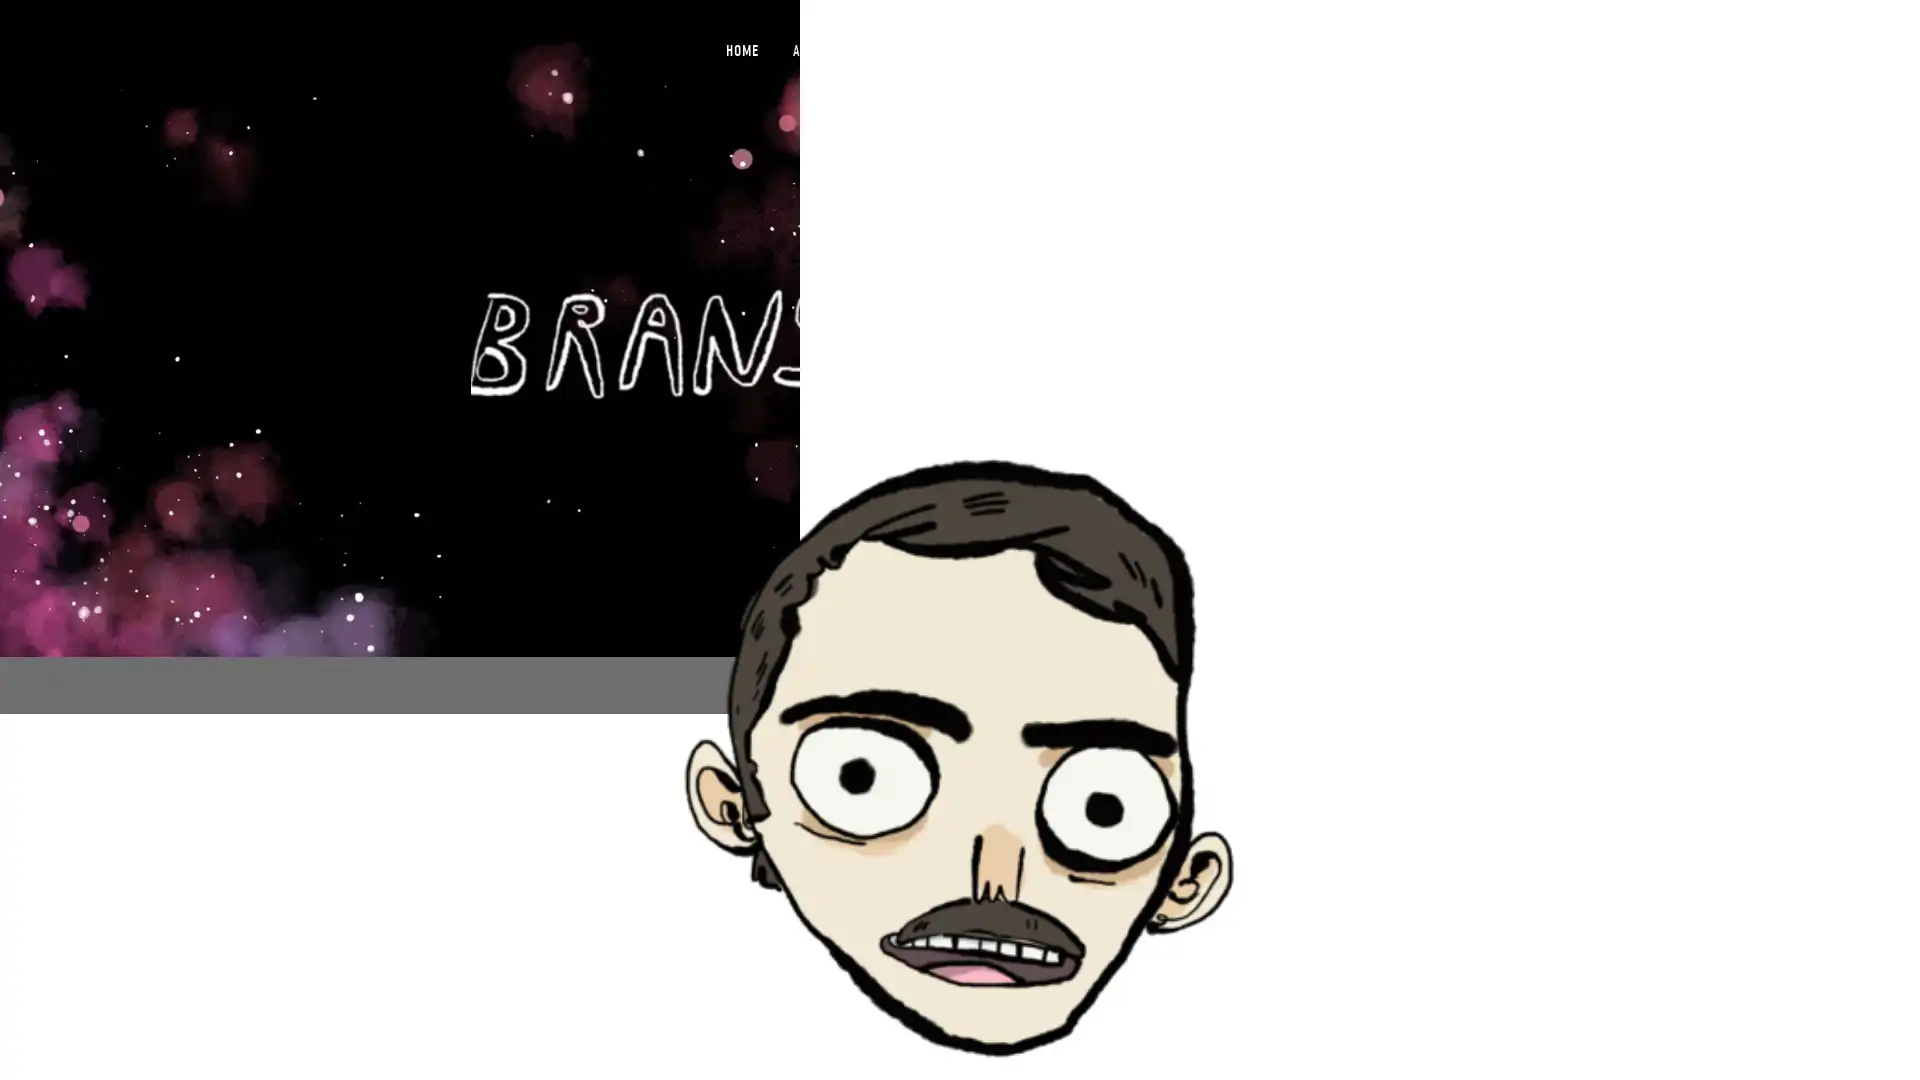 This screenshot has height=1080, width=1920. What do you see at coordinates (958, 611) in the screenshot?
I see `View fullsize 0-1.png` at bounding box center [958, 611].